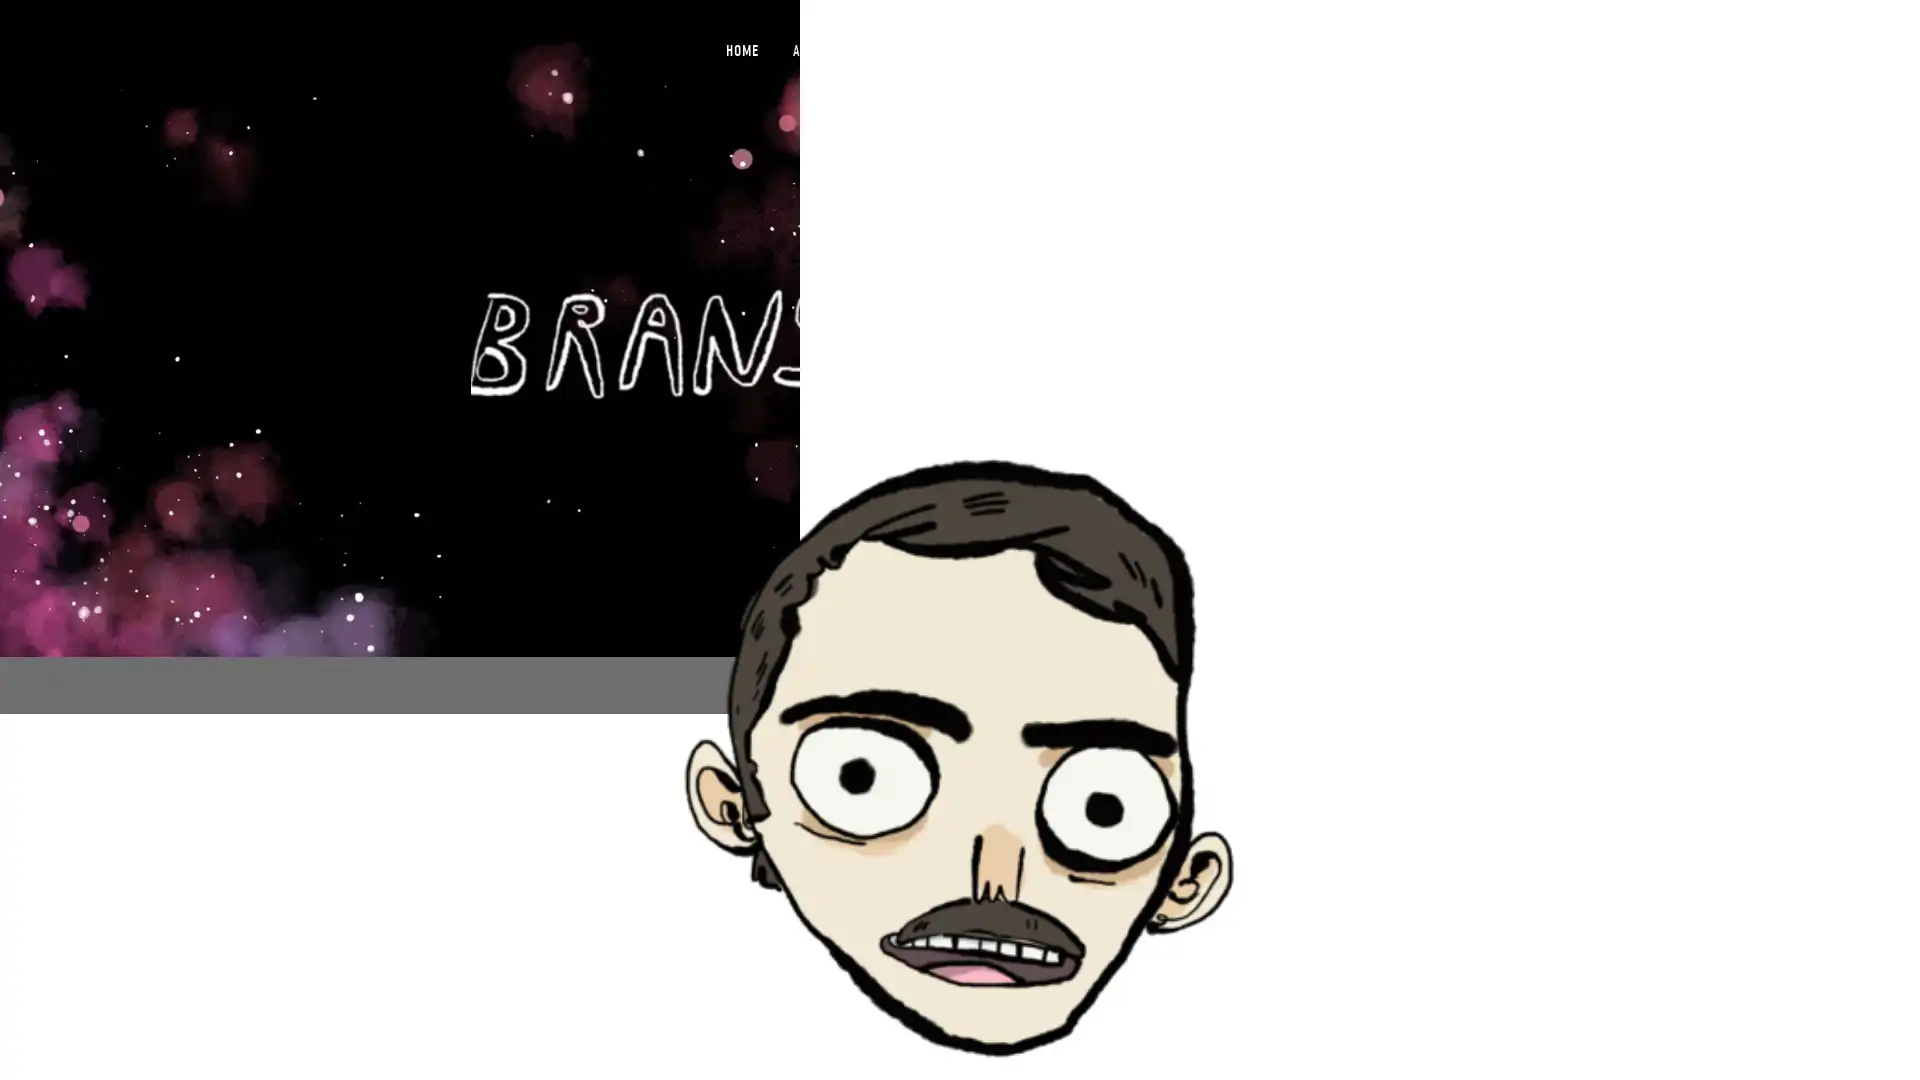 This screenshot has height=1080, width=1920. What do you see at coordinates (958, 611) in the screenshot?
I see `View fullsize 0-1.png` at bounding box center [958, 611].